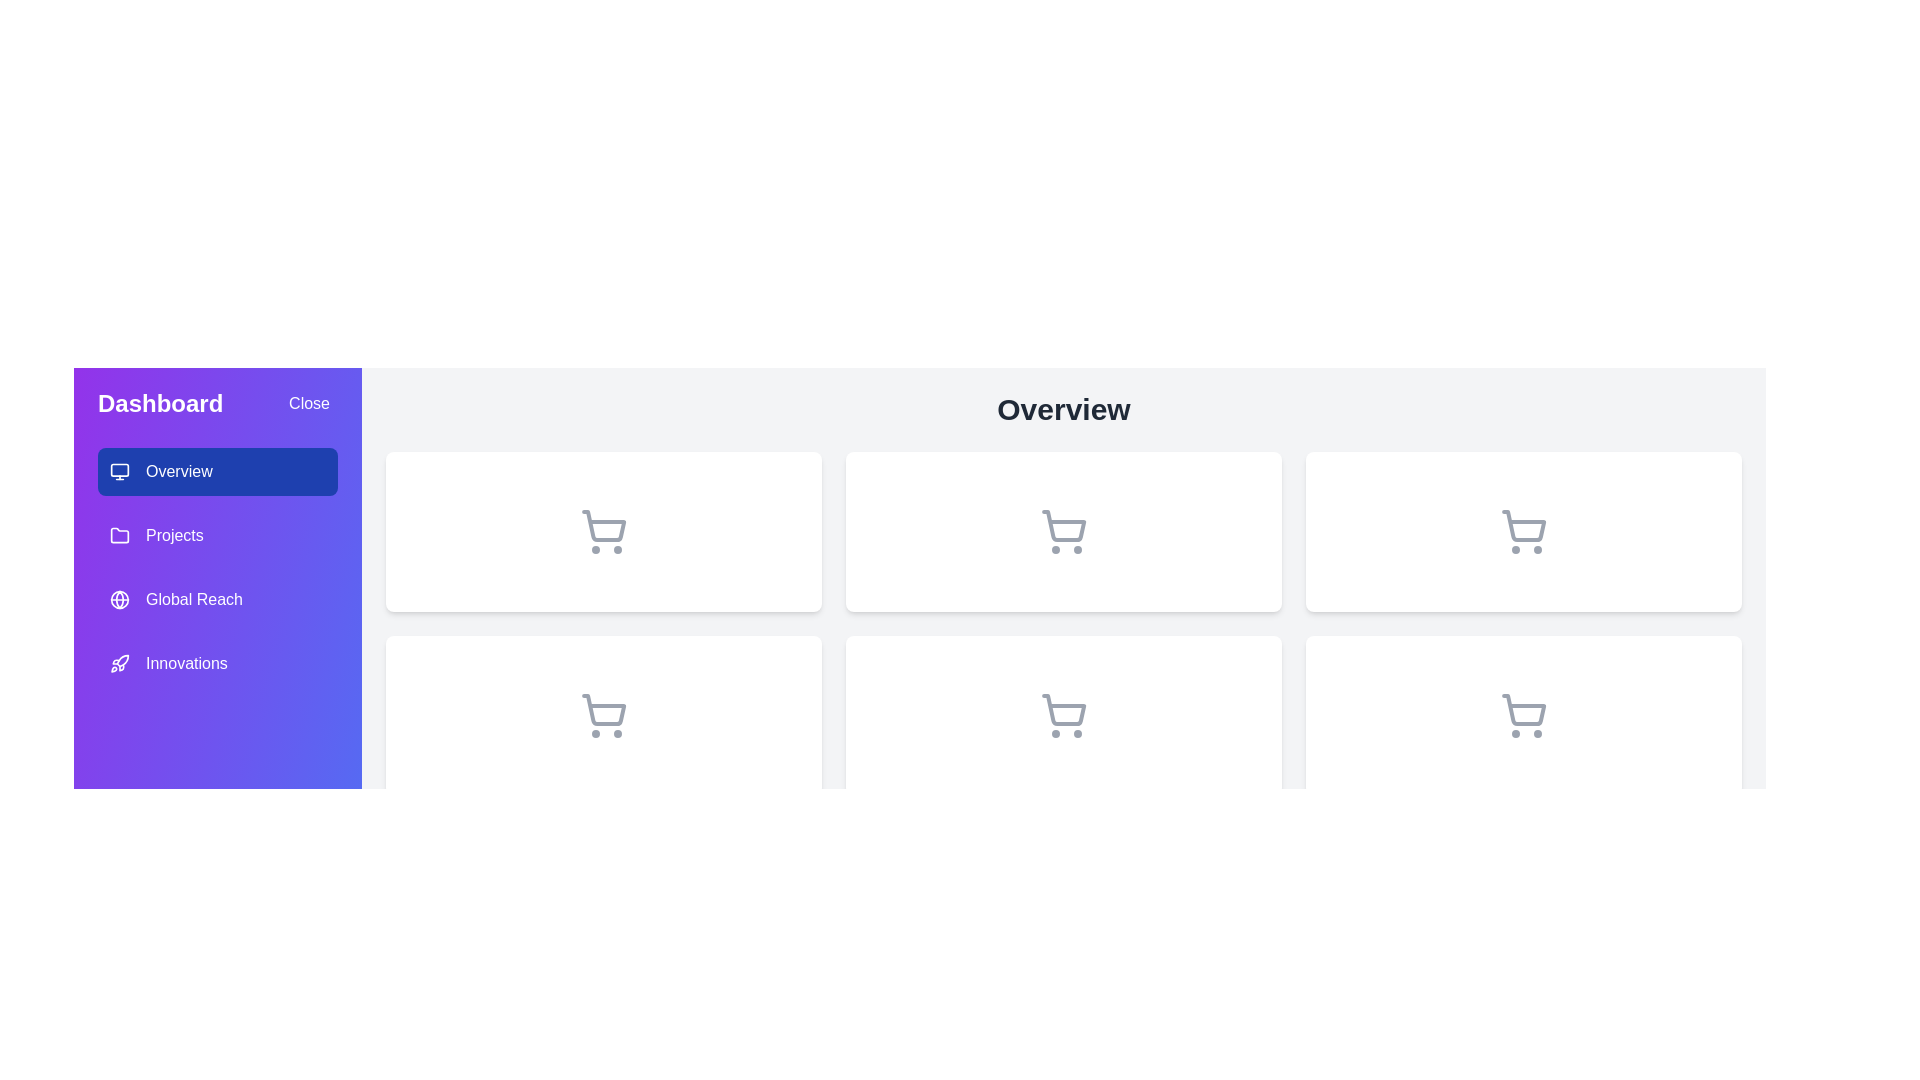 The image size is (1920, 1080). What do you see at coordinates (217, 599) in the screenshot?
I see `the menu item labeled Global Reach to observe its hover effect` at bounding box center [217, 599].